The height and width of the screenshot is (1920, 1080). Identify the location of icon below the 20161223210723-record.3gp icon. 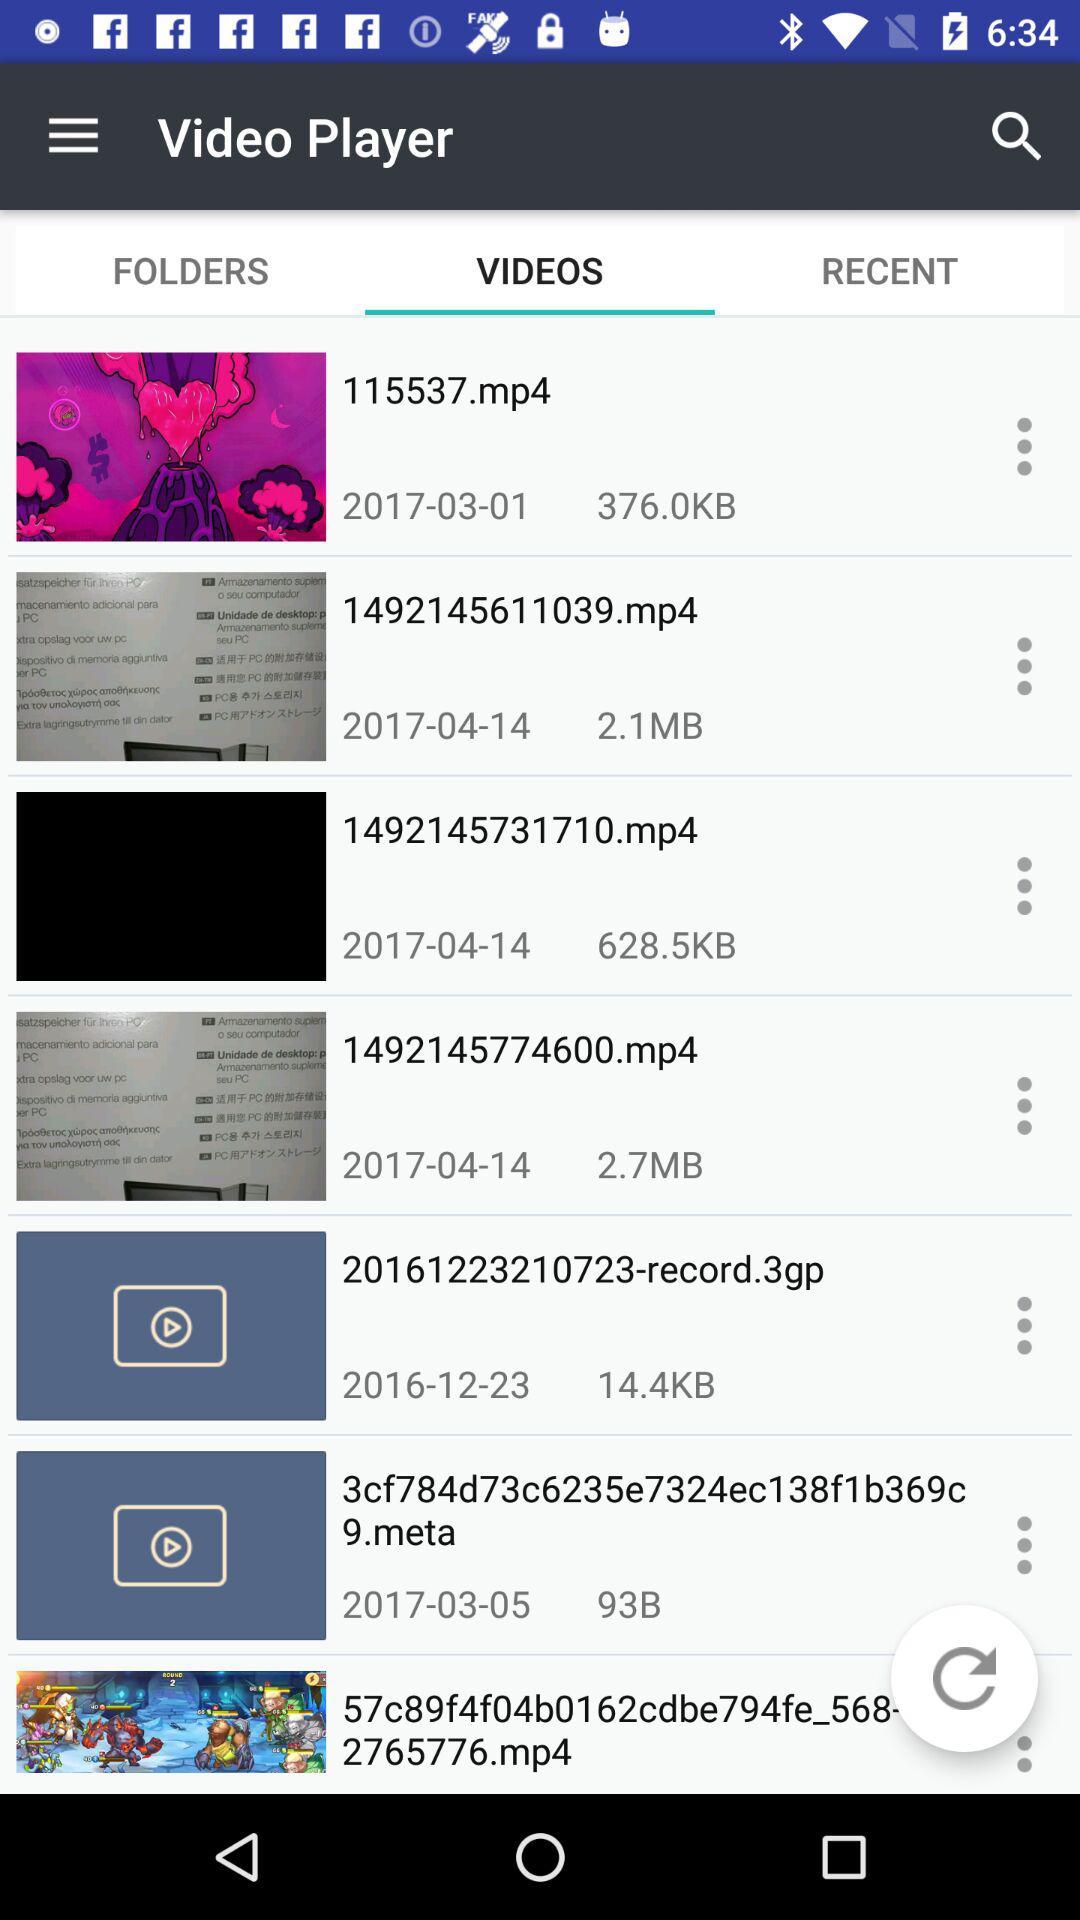
(435, 1382).